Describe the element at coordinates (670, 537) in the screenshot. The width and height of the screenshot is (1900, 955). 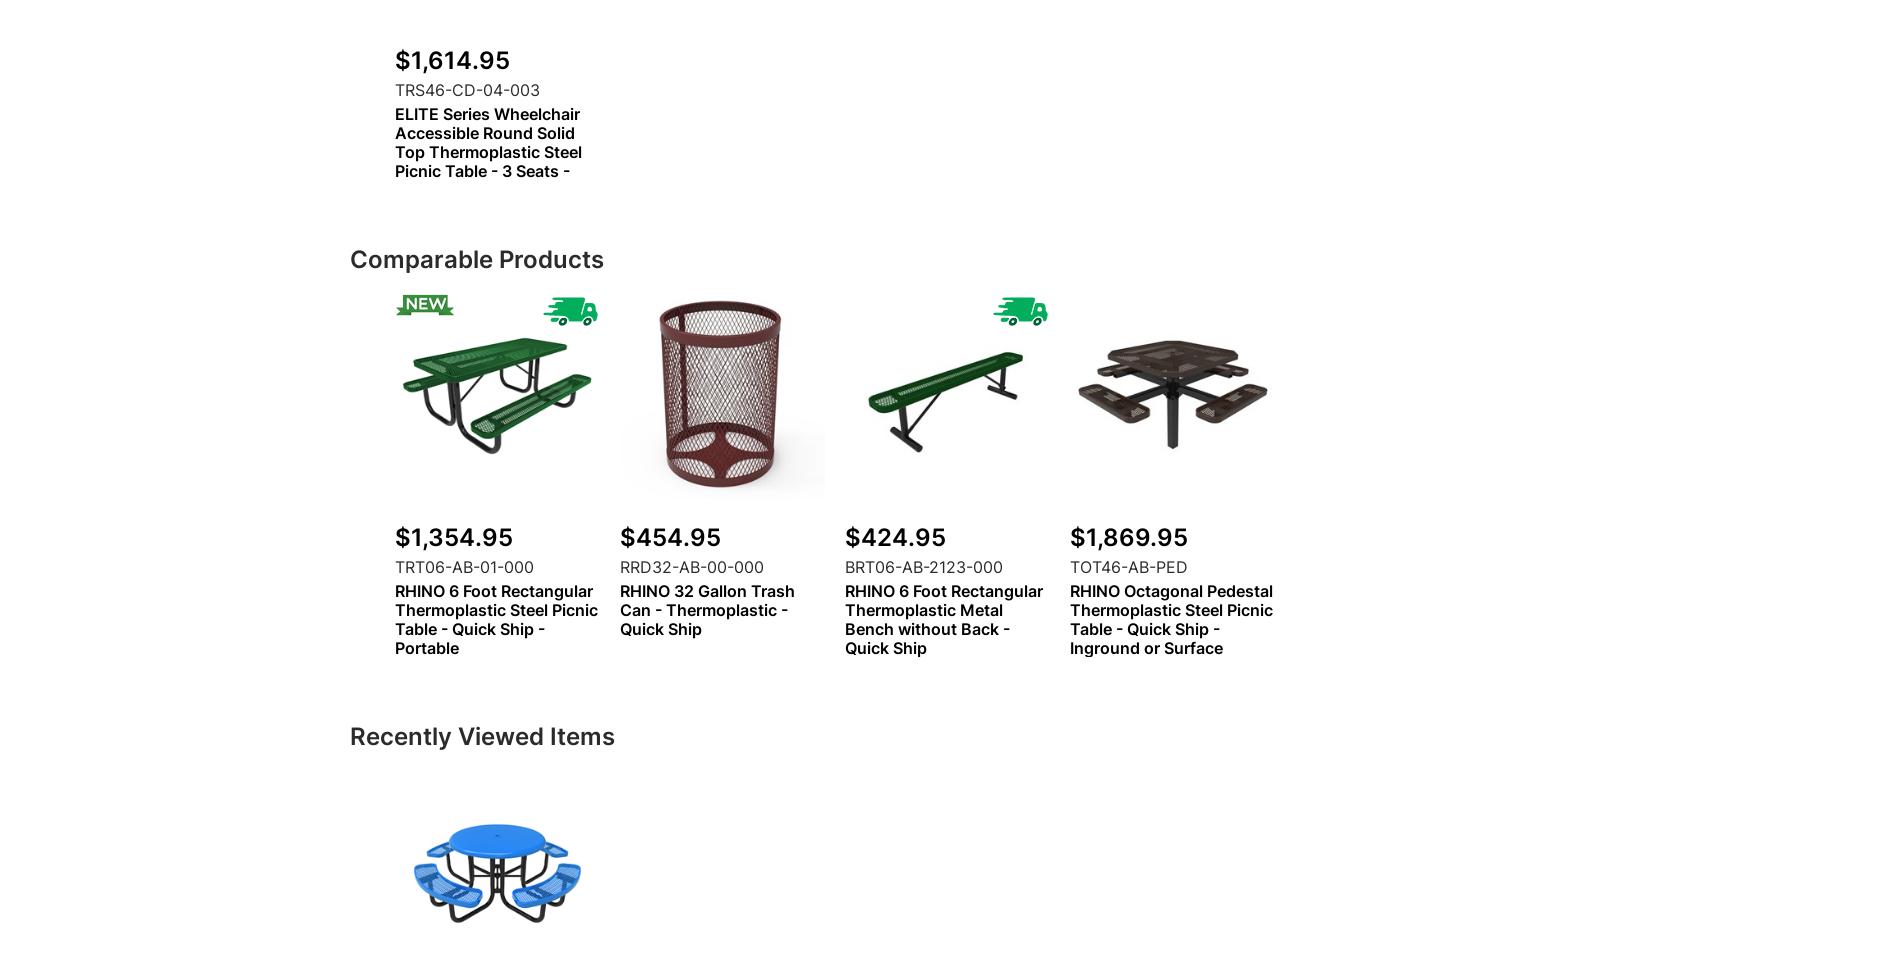
I see `'$454.95'` at that location.